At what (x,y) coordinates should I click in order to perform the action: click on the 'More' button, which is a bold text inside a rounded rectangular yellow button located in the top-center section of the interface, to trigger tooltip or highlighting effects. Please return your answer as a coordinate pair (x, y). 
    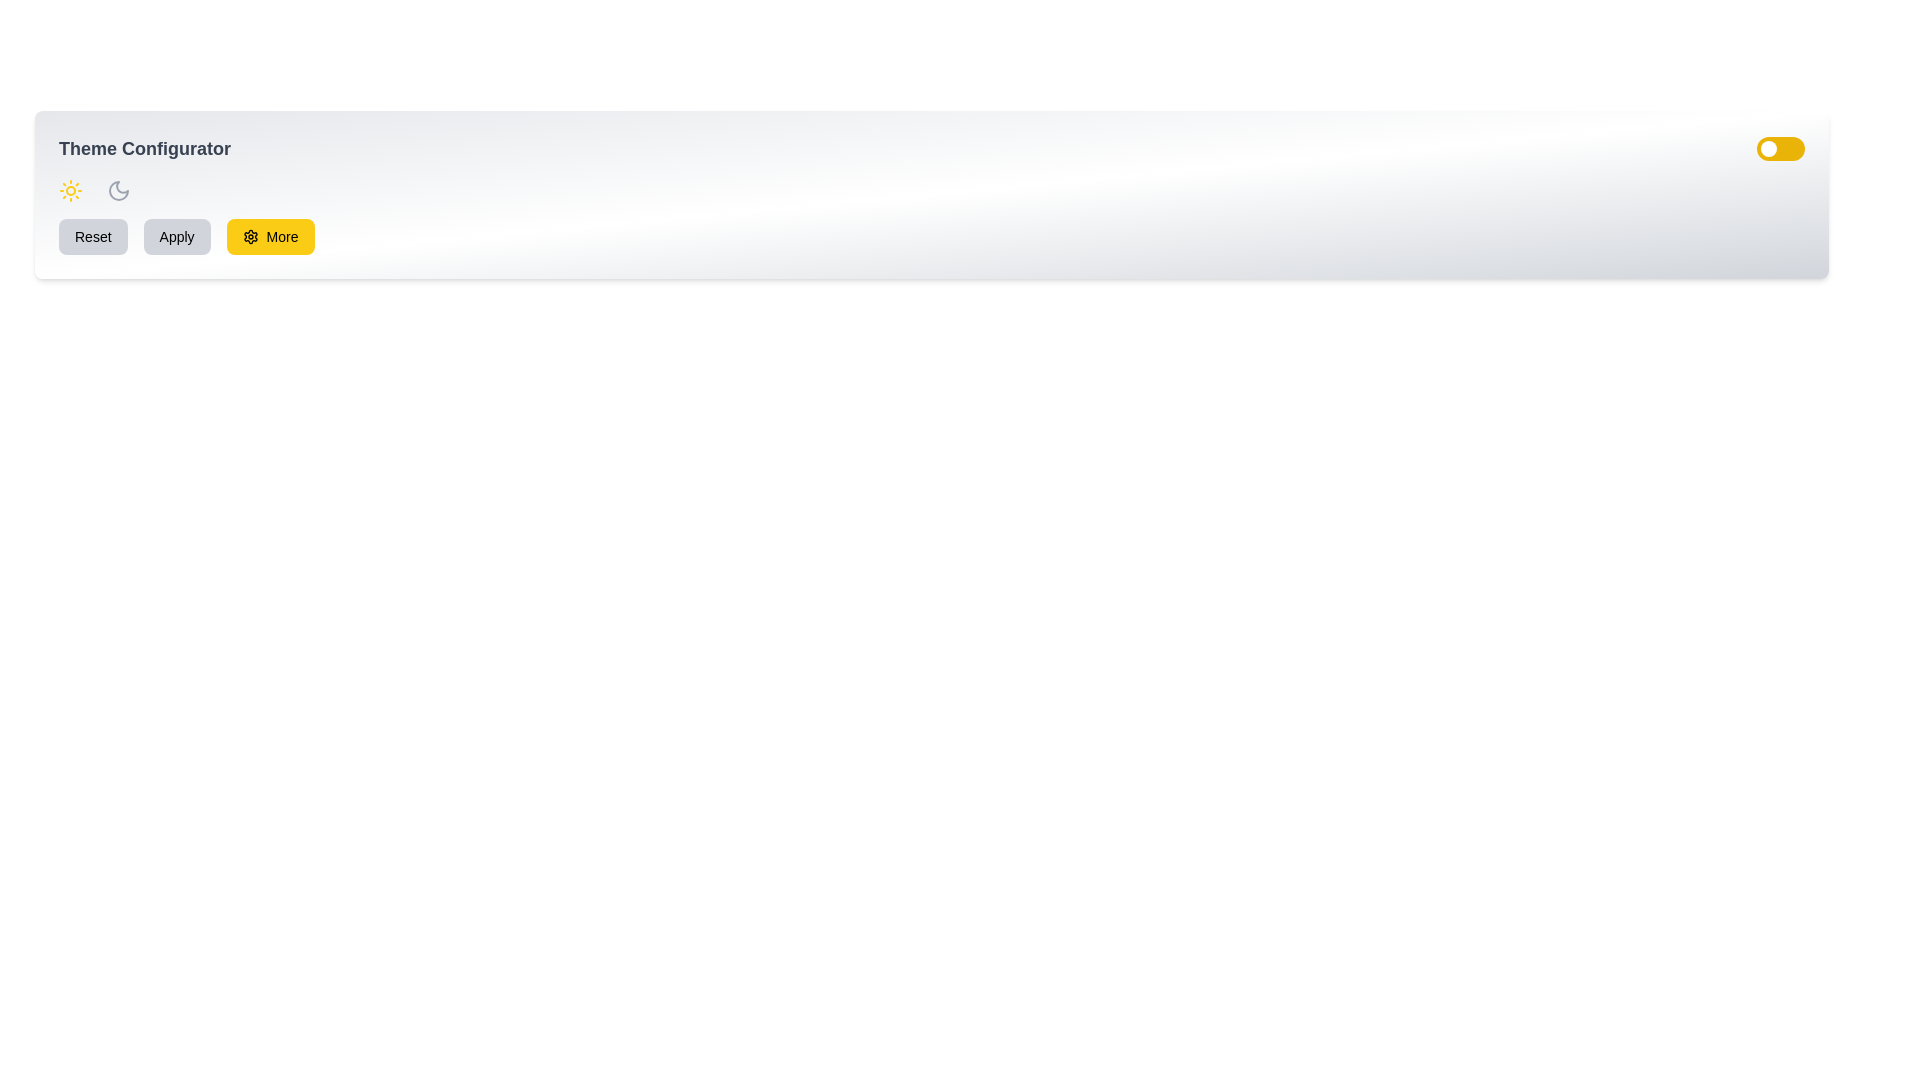
    Looking at the image, I should click on (281, 235).